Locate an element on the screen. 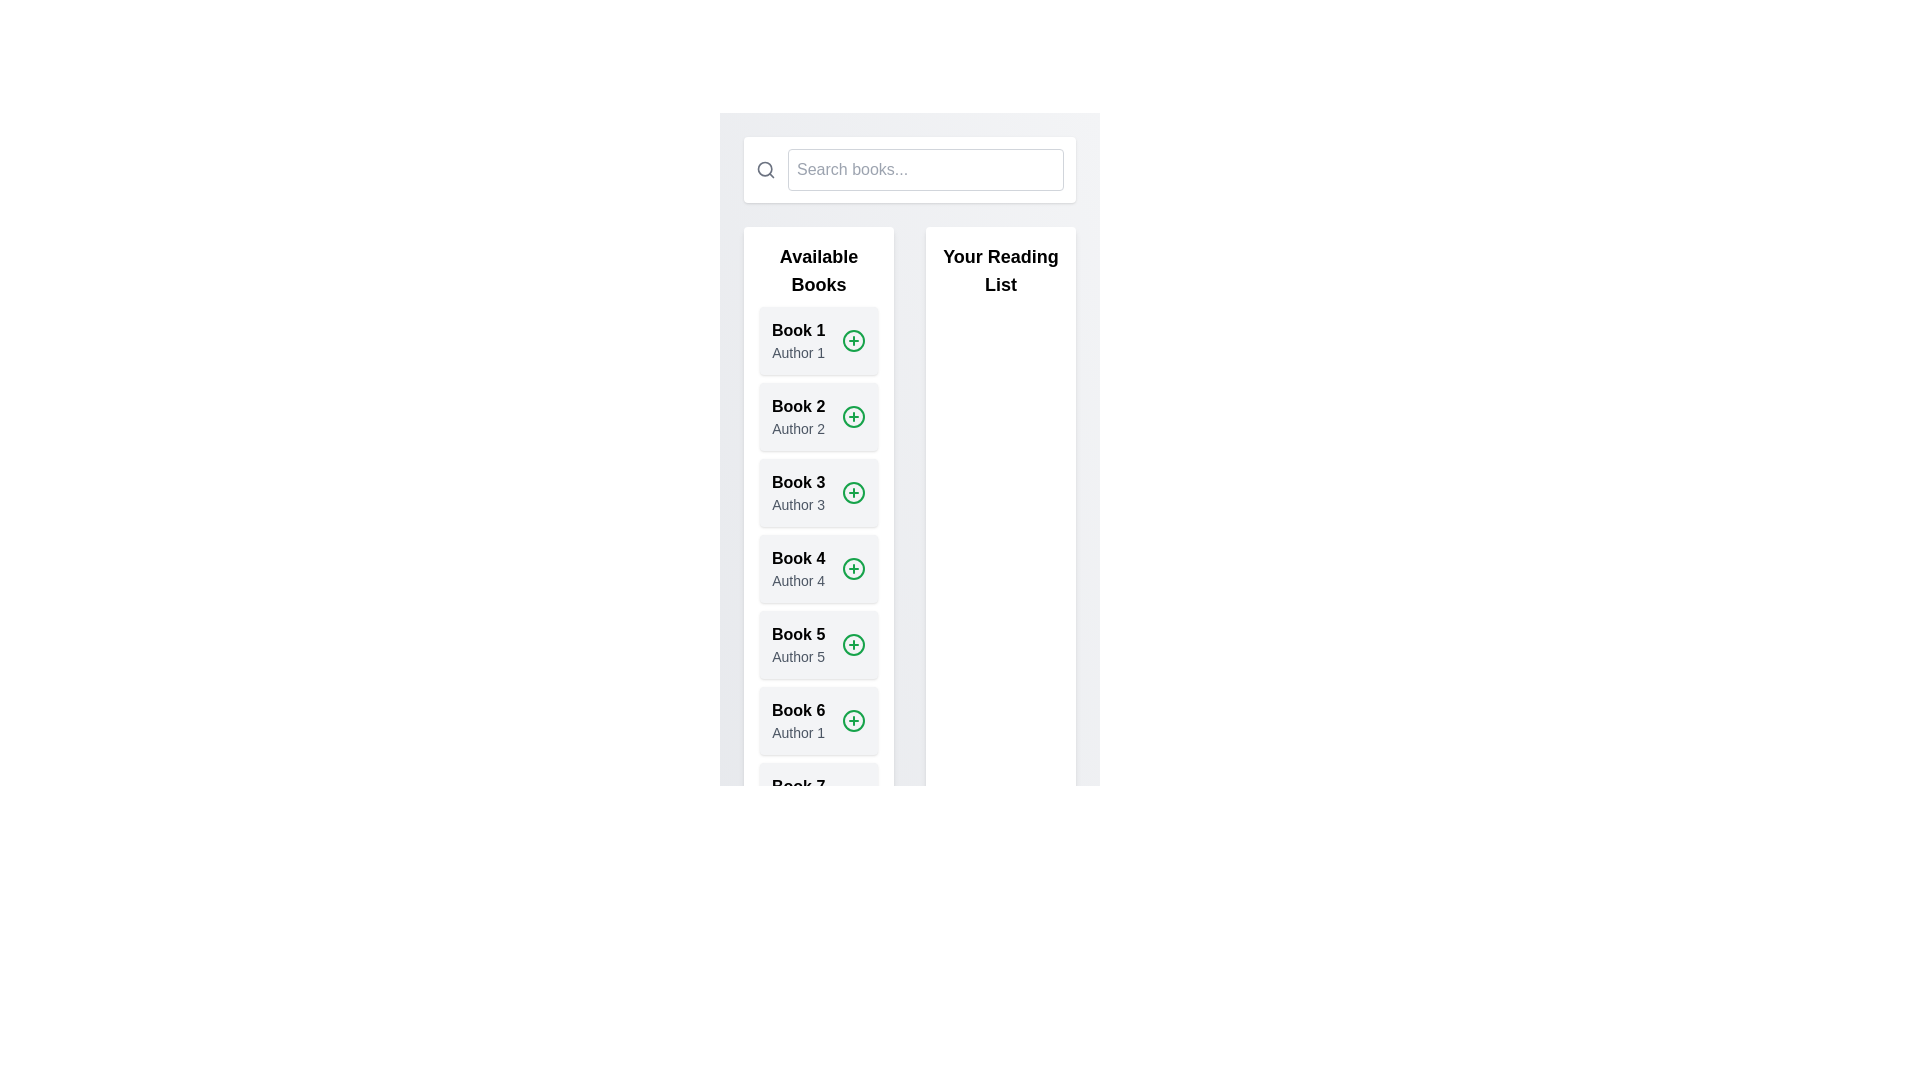 The height and width of the screenshot is (1080, 1920). the text label displaying 'Author 1', which is styled in gray and located beneath the title 'Book 6' in the 'Available Books' section is located at coordinates (797, 732).